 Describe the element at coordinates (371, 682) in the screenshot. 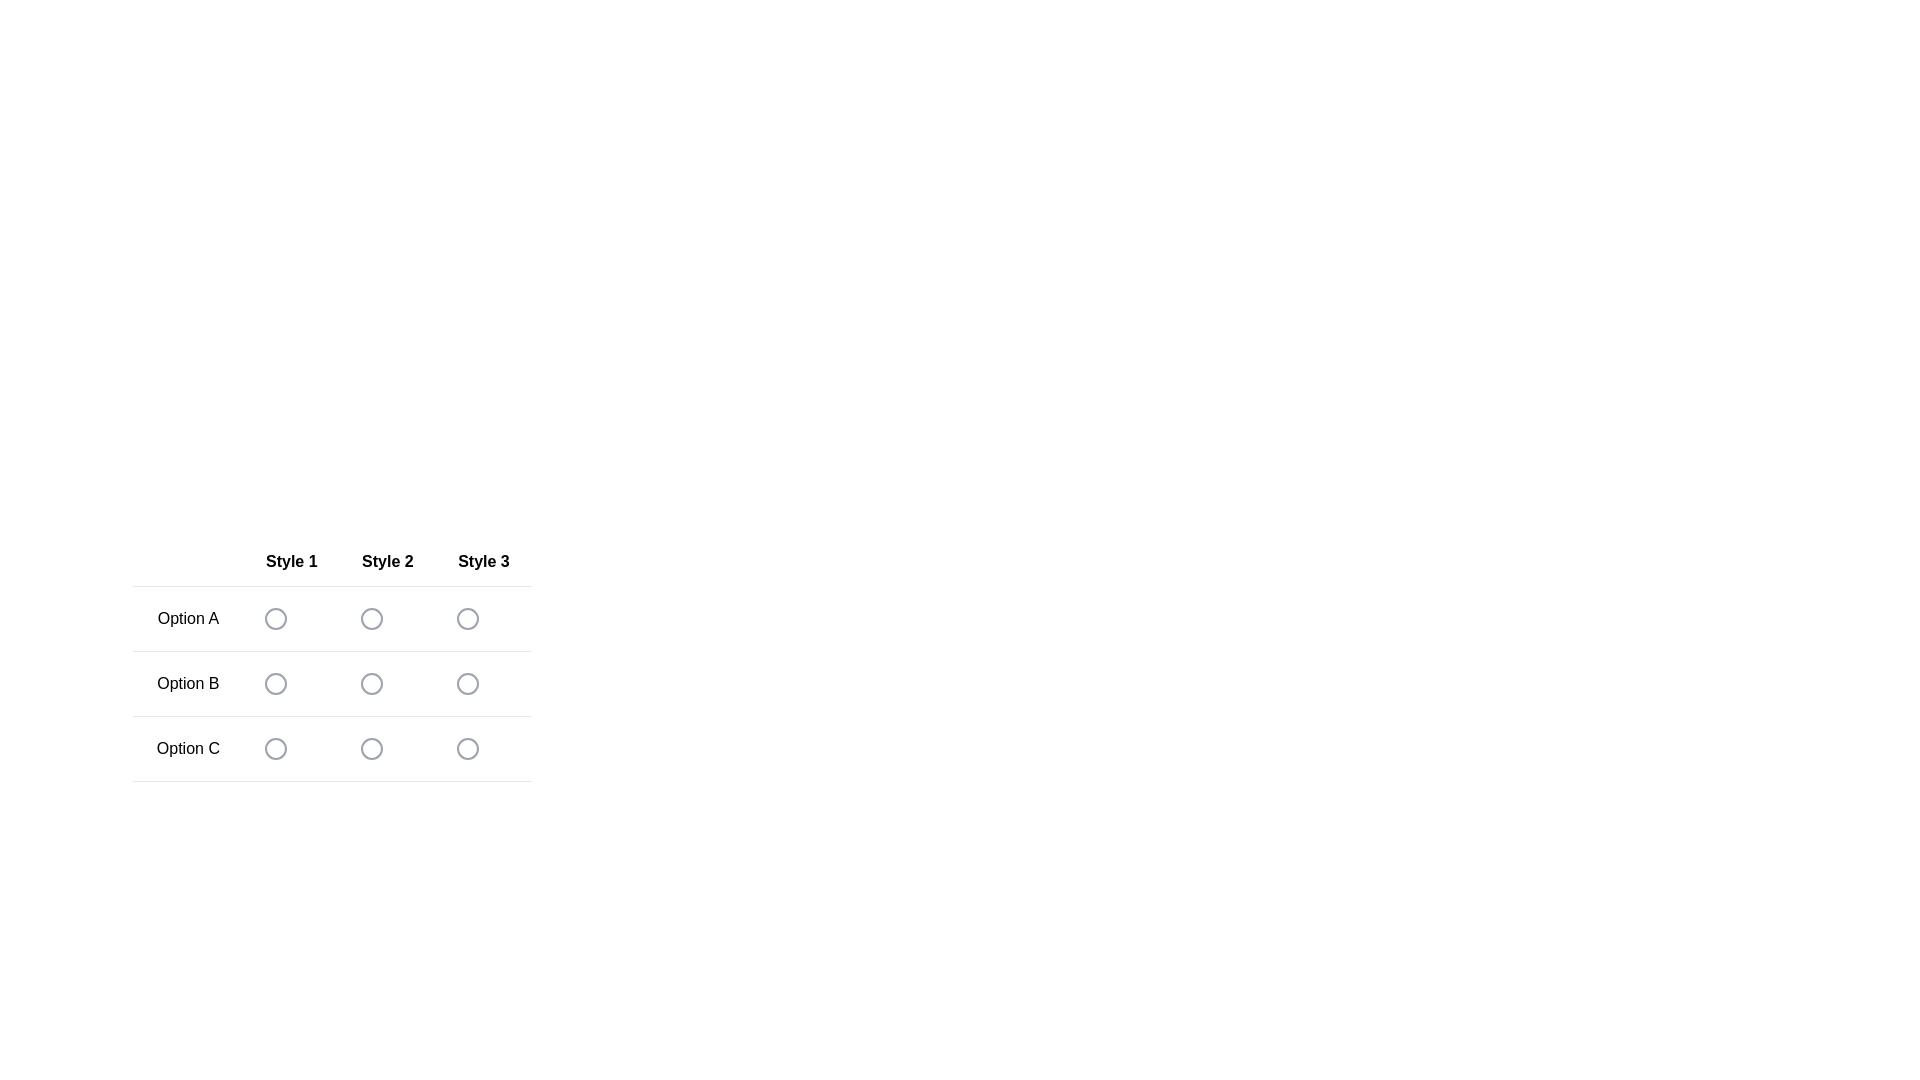

I see `the radio button for 'Option B' under 'Style 2'` at that location.